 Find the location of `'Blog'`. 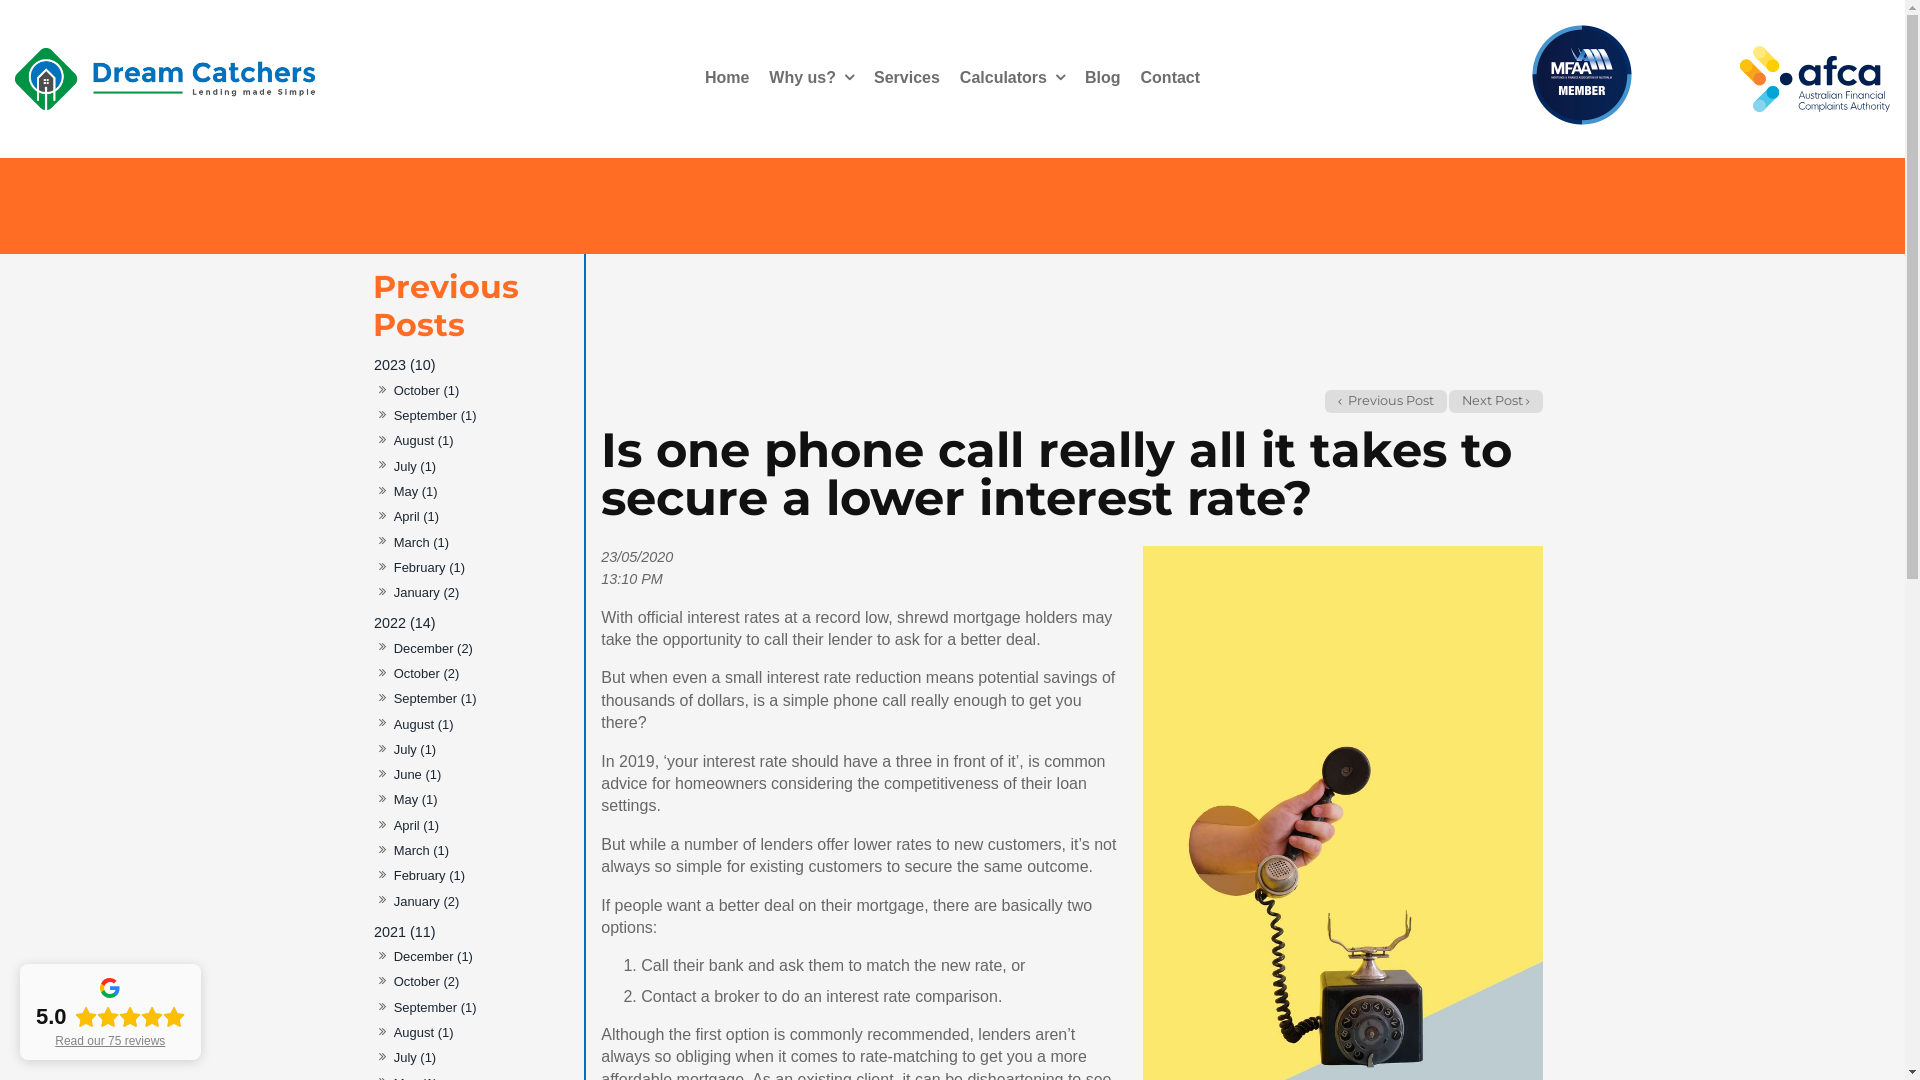

'Blog' is located at coordinates (1102, 77).